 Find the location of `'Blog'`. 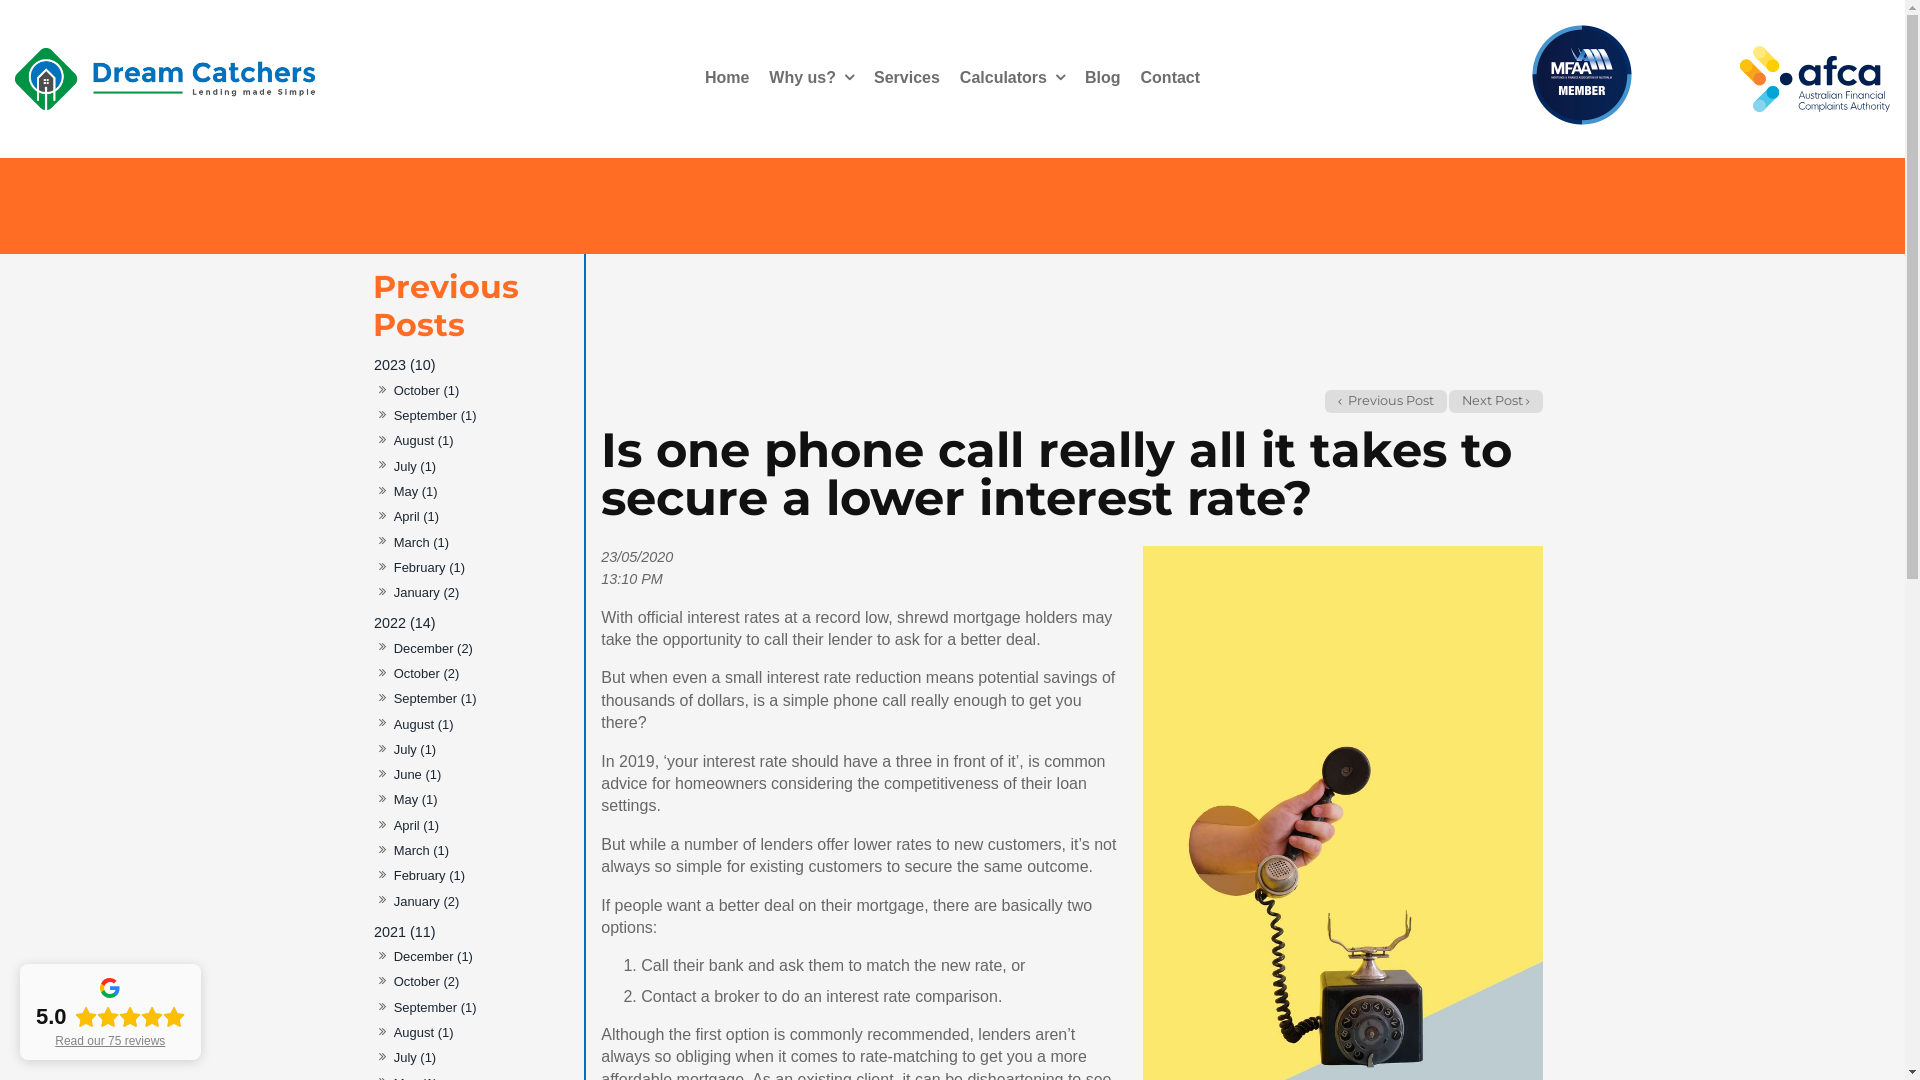

'Blog' is located at coordinates (1102, 77).